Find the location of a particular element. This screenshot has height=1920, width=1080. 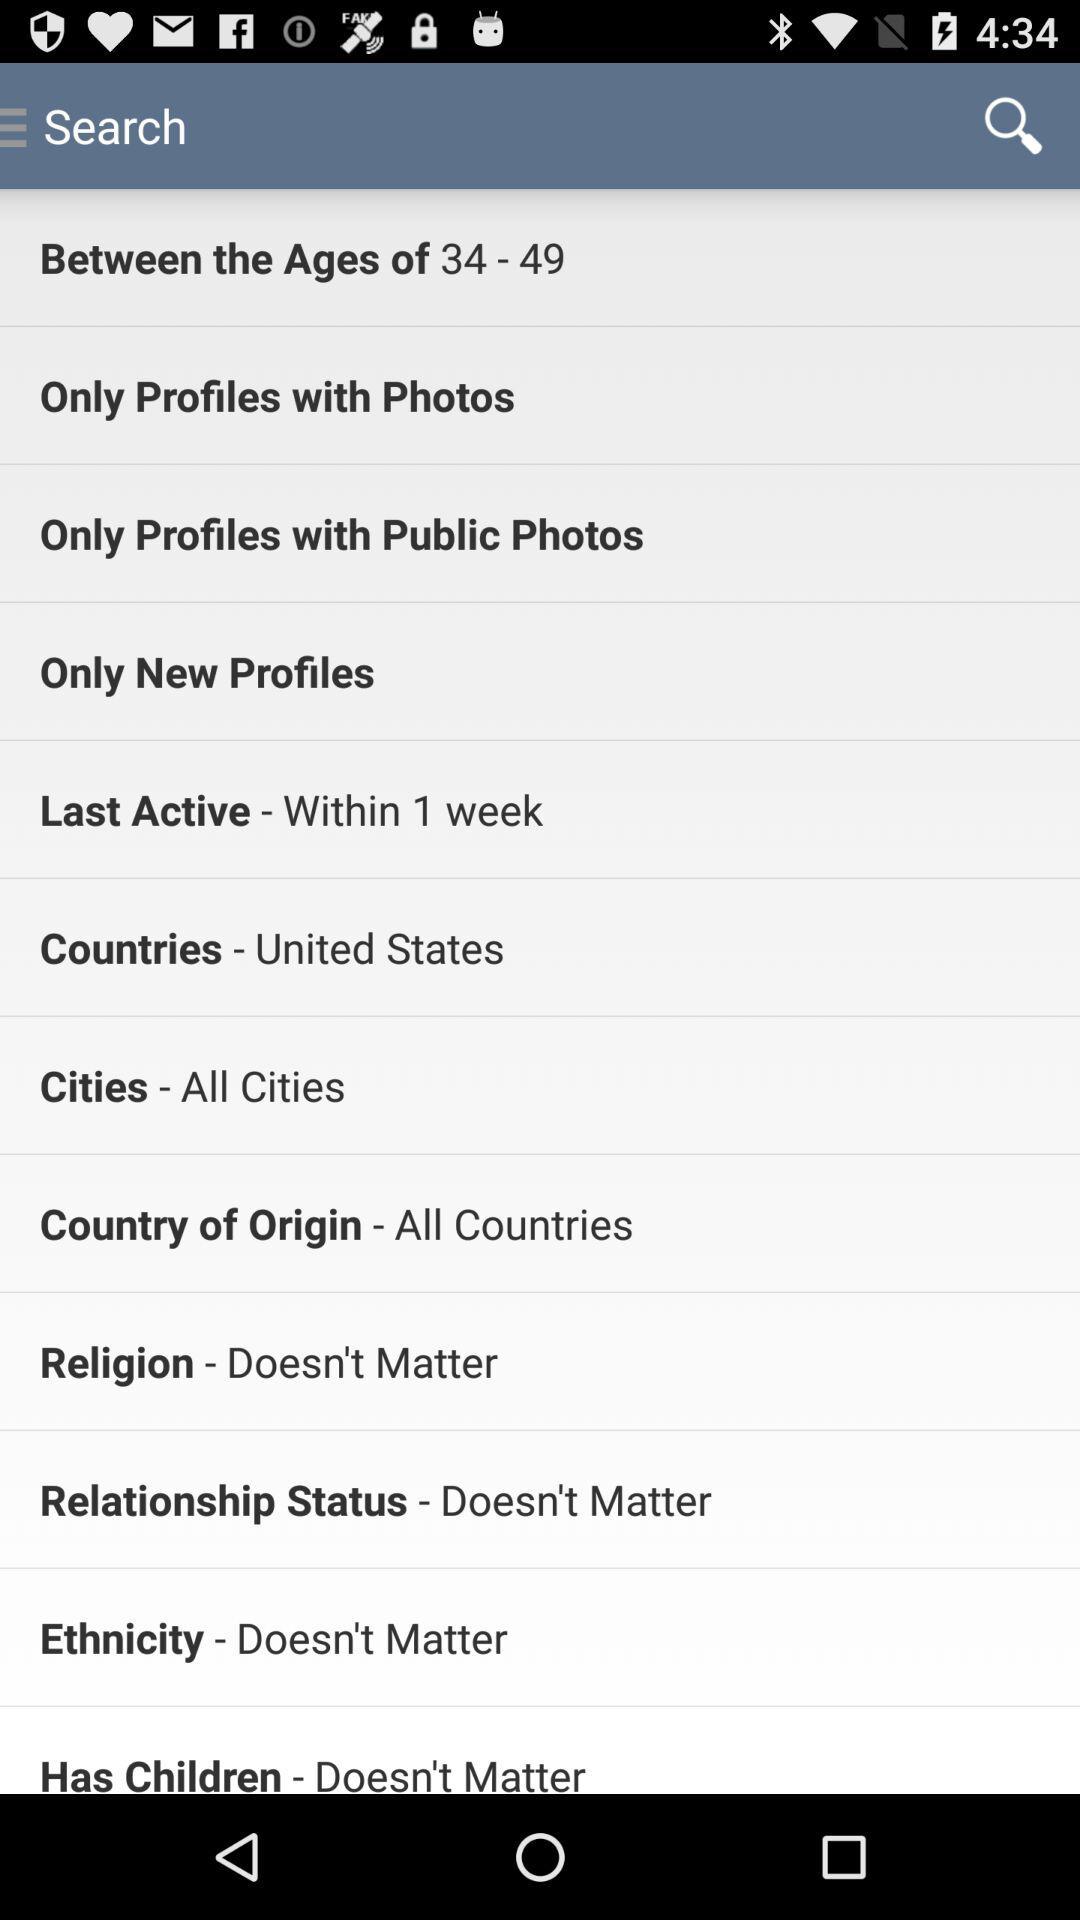

the item above the only profiles with is located at coordinates (496, 256).